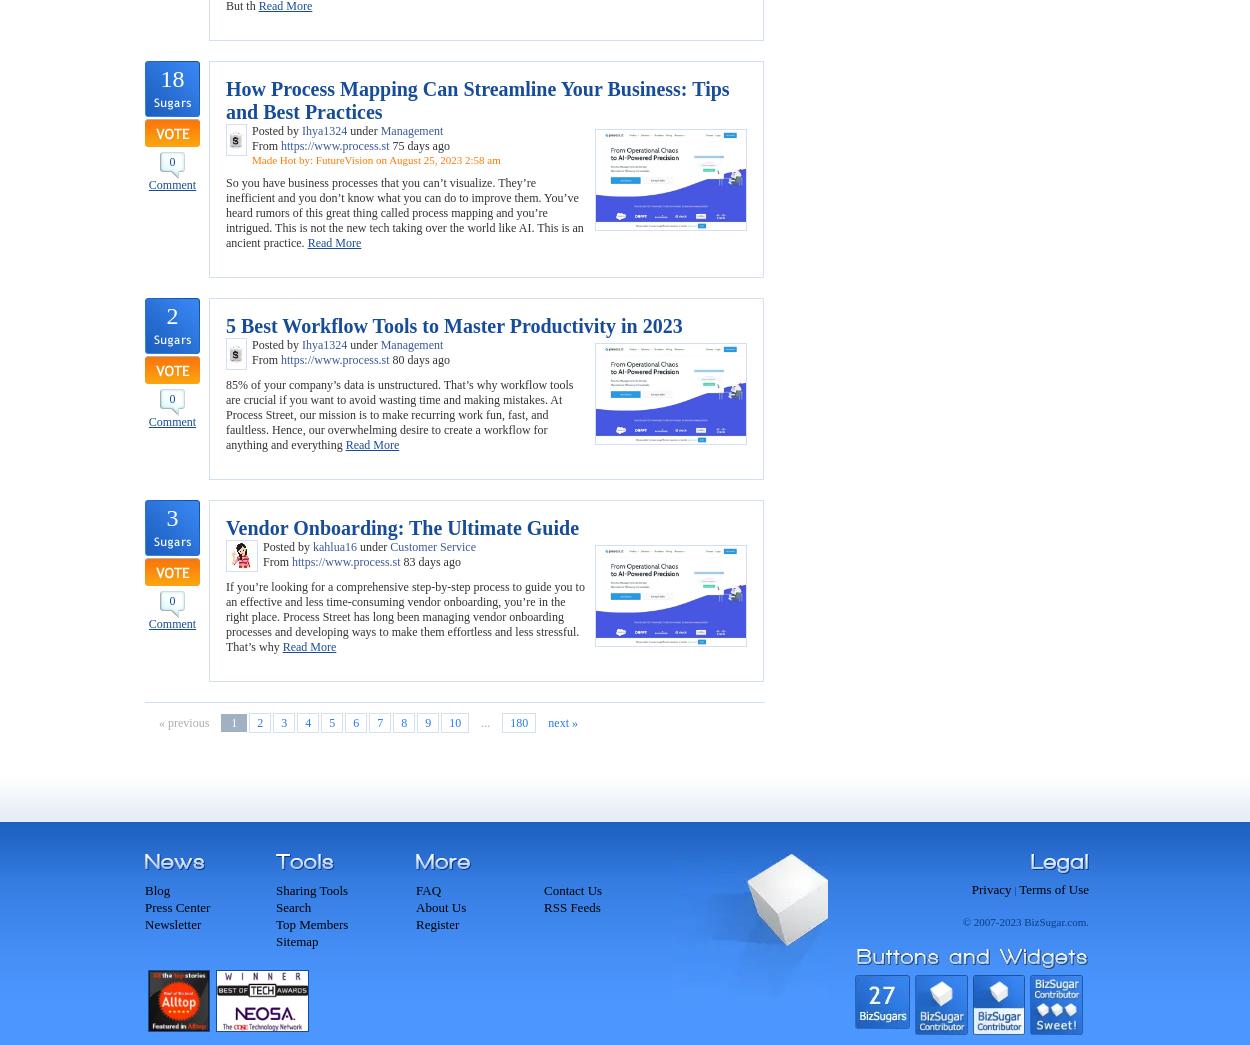  What do you see at coordinates (305, 722) in the screenshot?
I see `'4'` at bounding box center [305, 722].